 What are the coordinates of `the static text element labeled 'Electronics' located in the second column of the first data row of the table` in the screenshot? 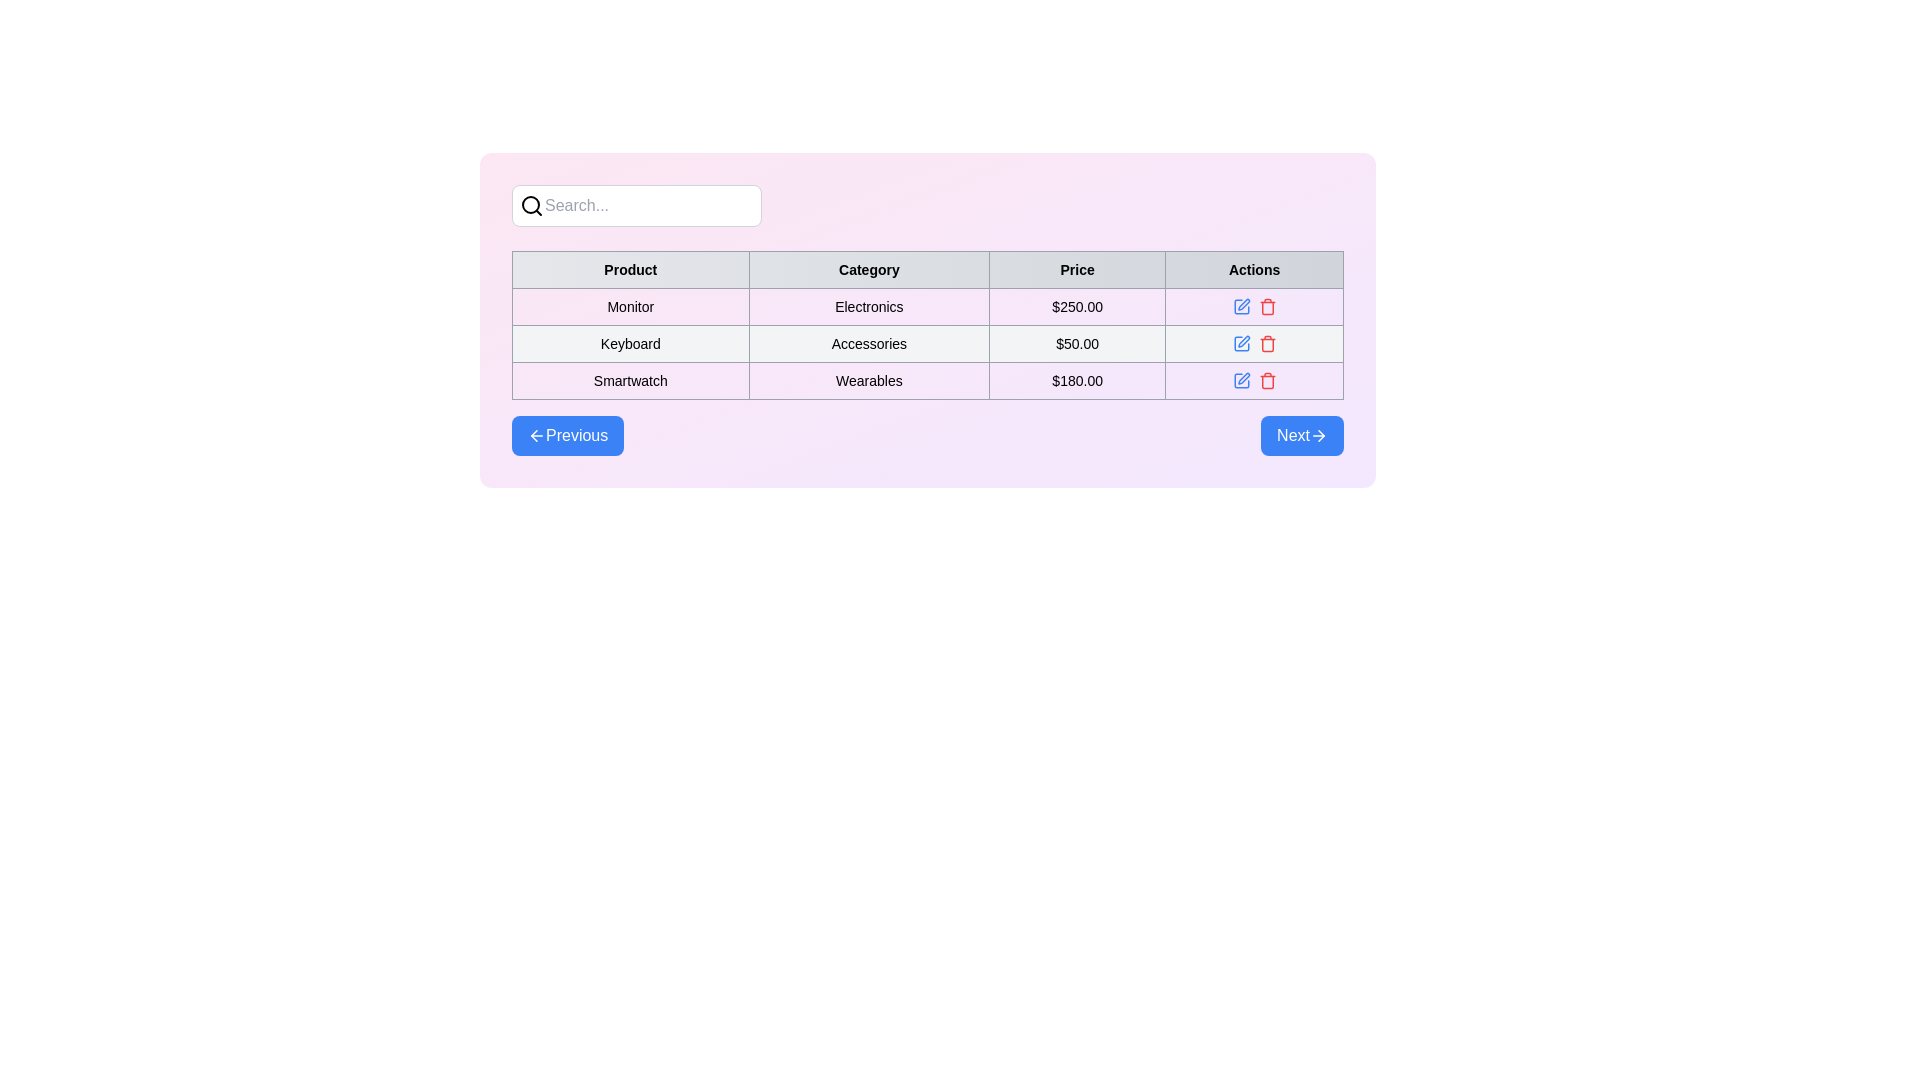 It's located at (926, 319).